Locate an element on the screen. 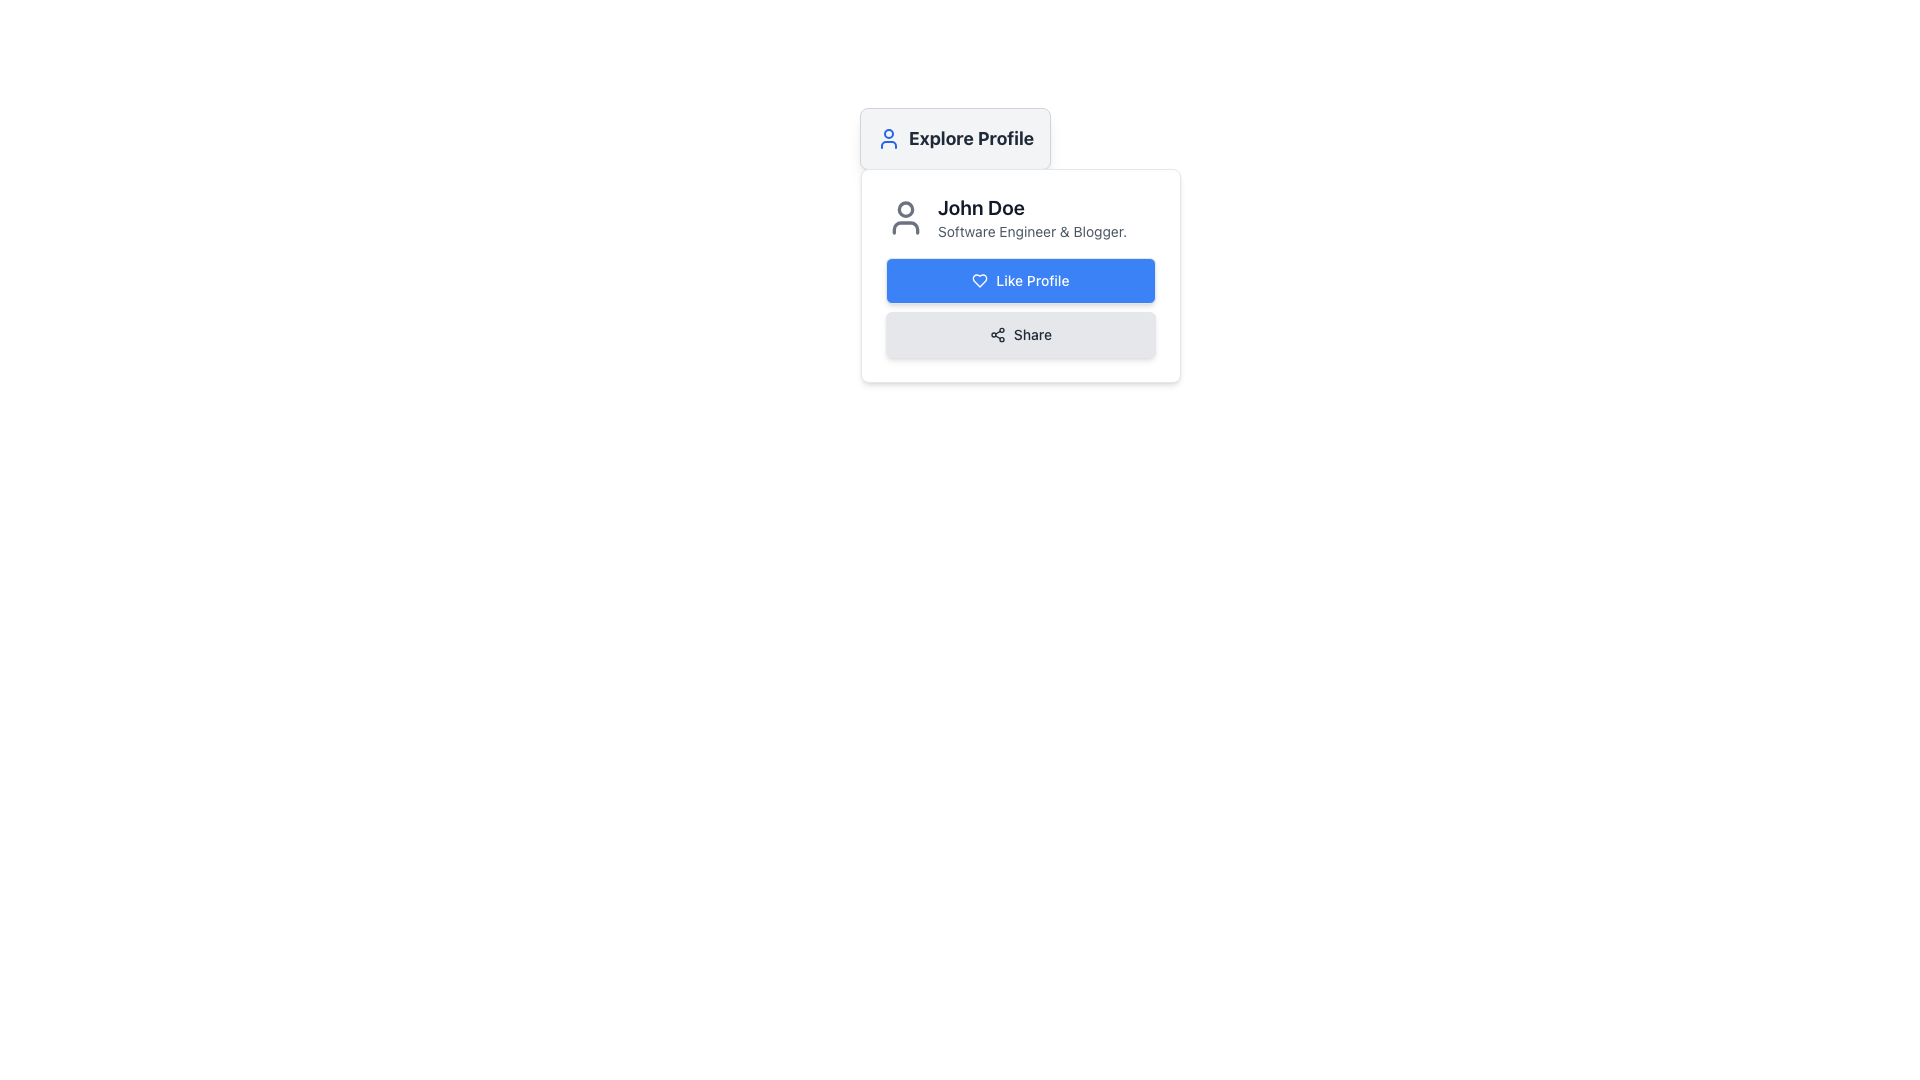 This screenshot has width=1920, height=1080. the share icon, which is a small icon depicting a share symbol located within the button labeled 'Share', positioned to the left of the text in the second action element of the panel is located at coordinates (997, 334).